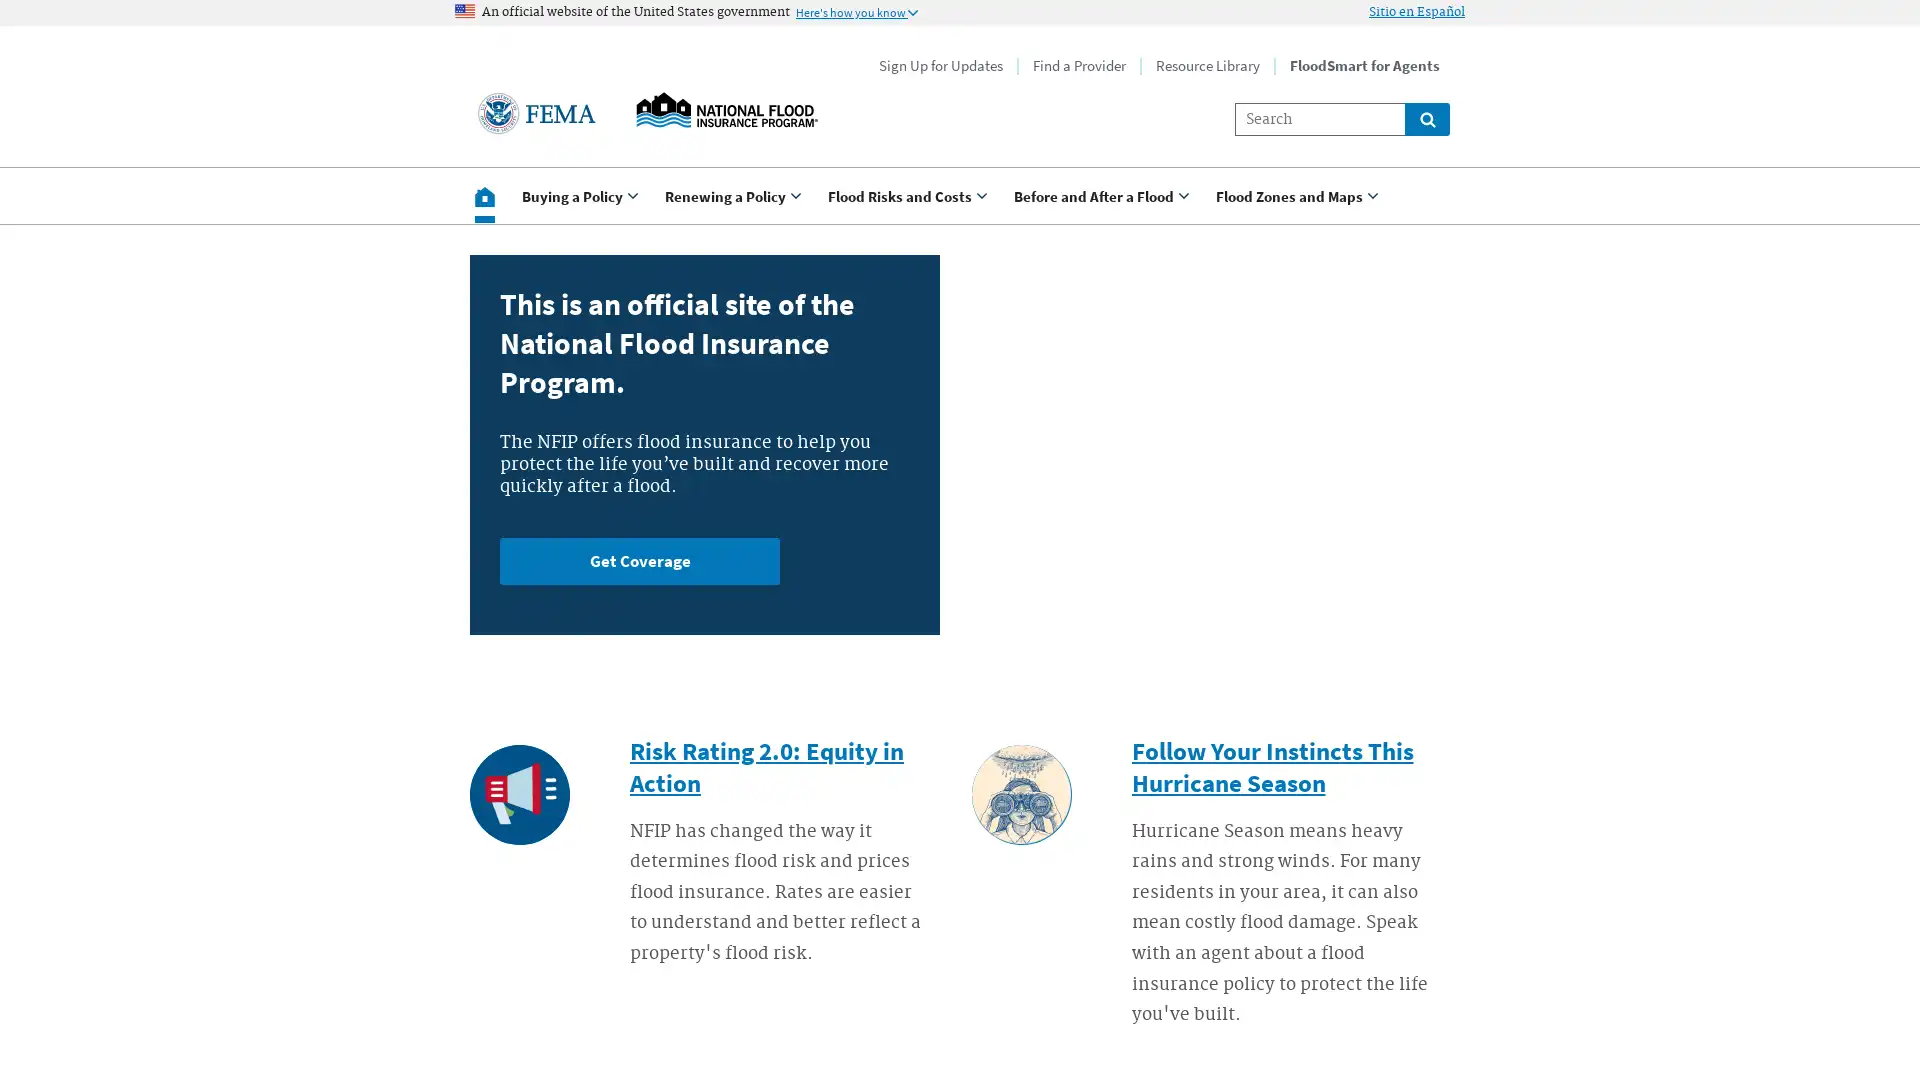 The image size is (1920, 1080). Describe the element at coordinates (1103, 195) in the screenshot. I see `Use <enter> and shift + <enter> to open and close the drop down to sub-menus` at that location.